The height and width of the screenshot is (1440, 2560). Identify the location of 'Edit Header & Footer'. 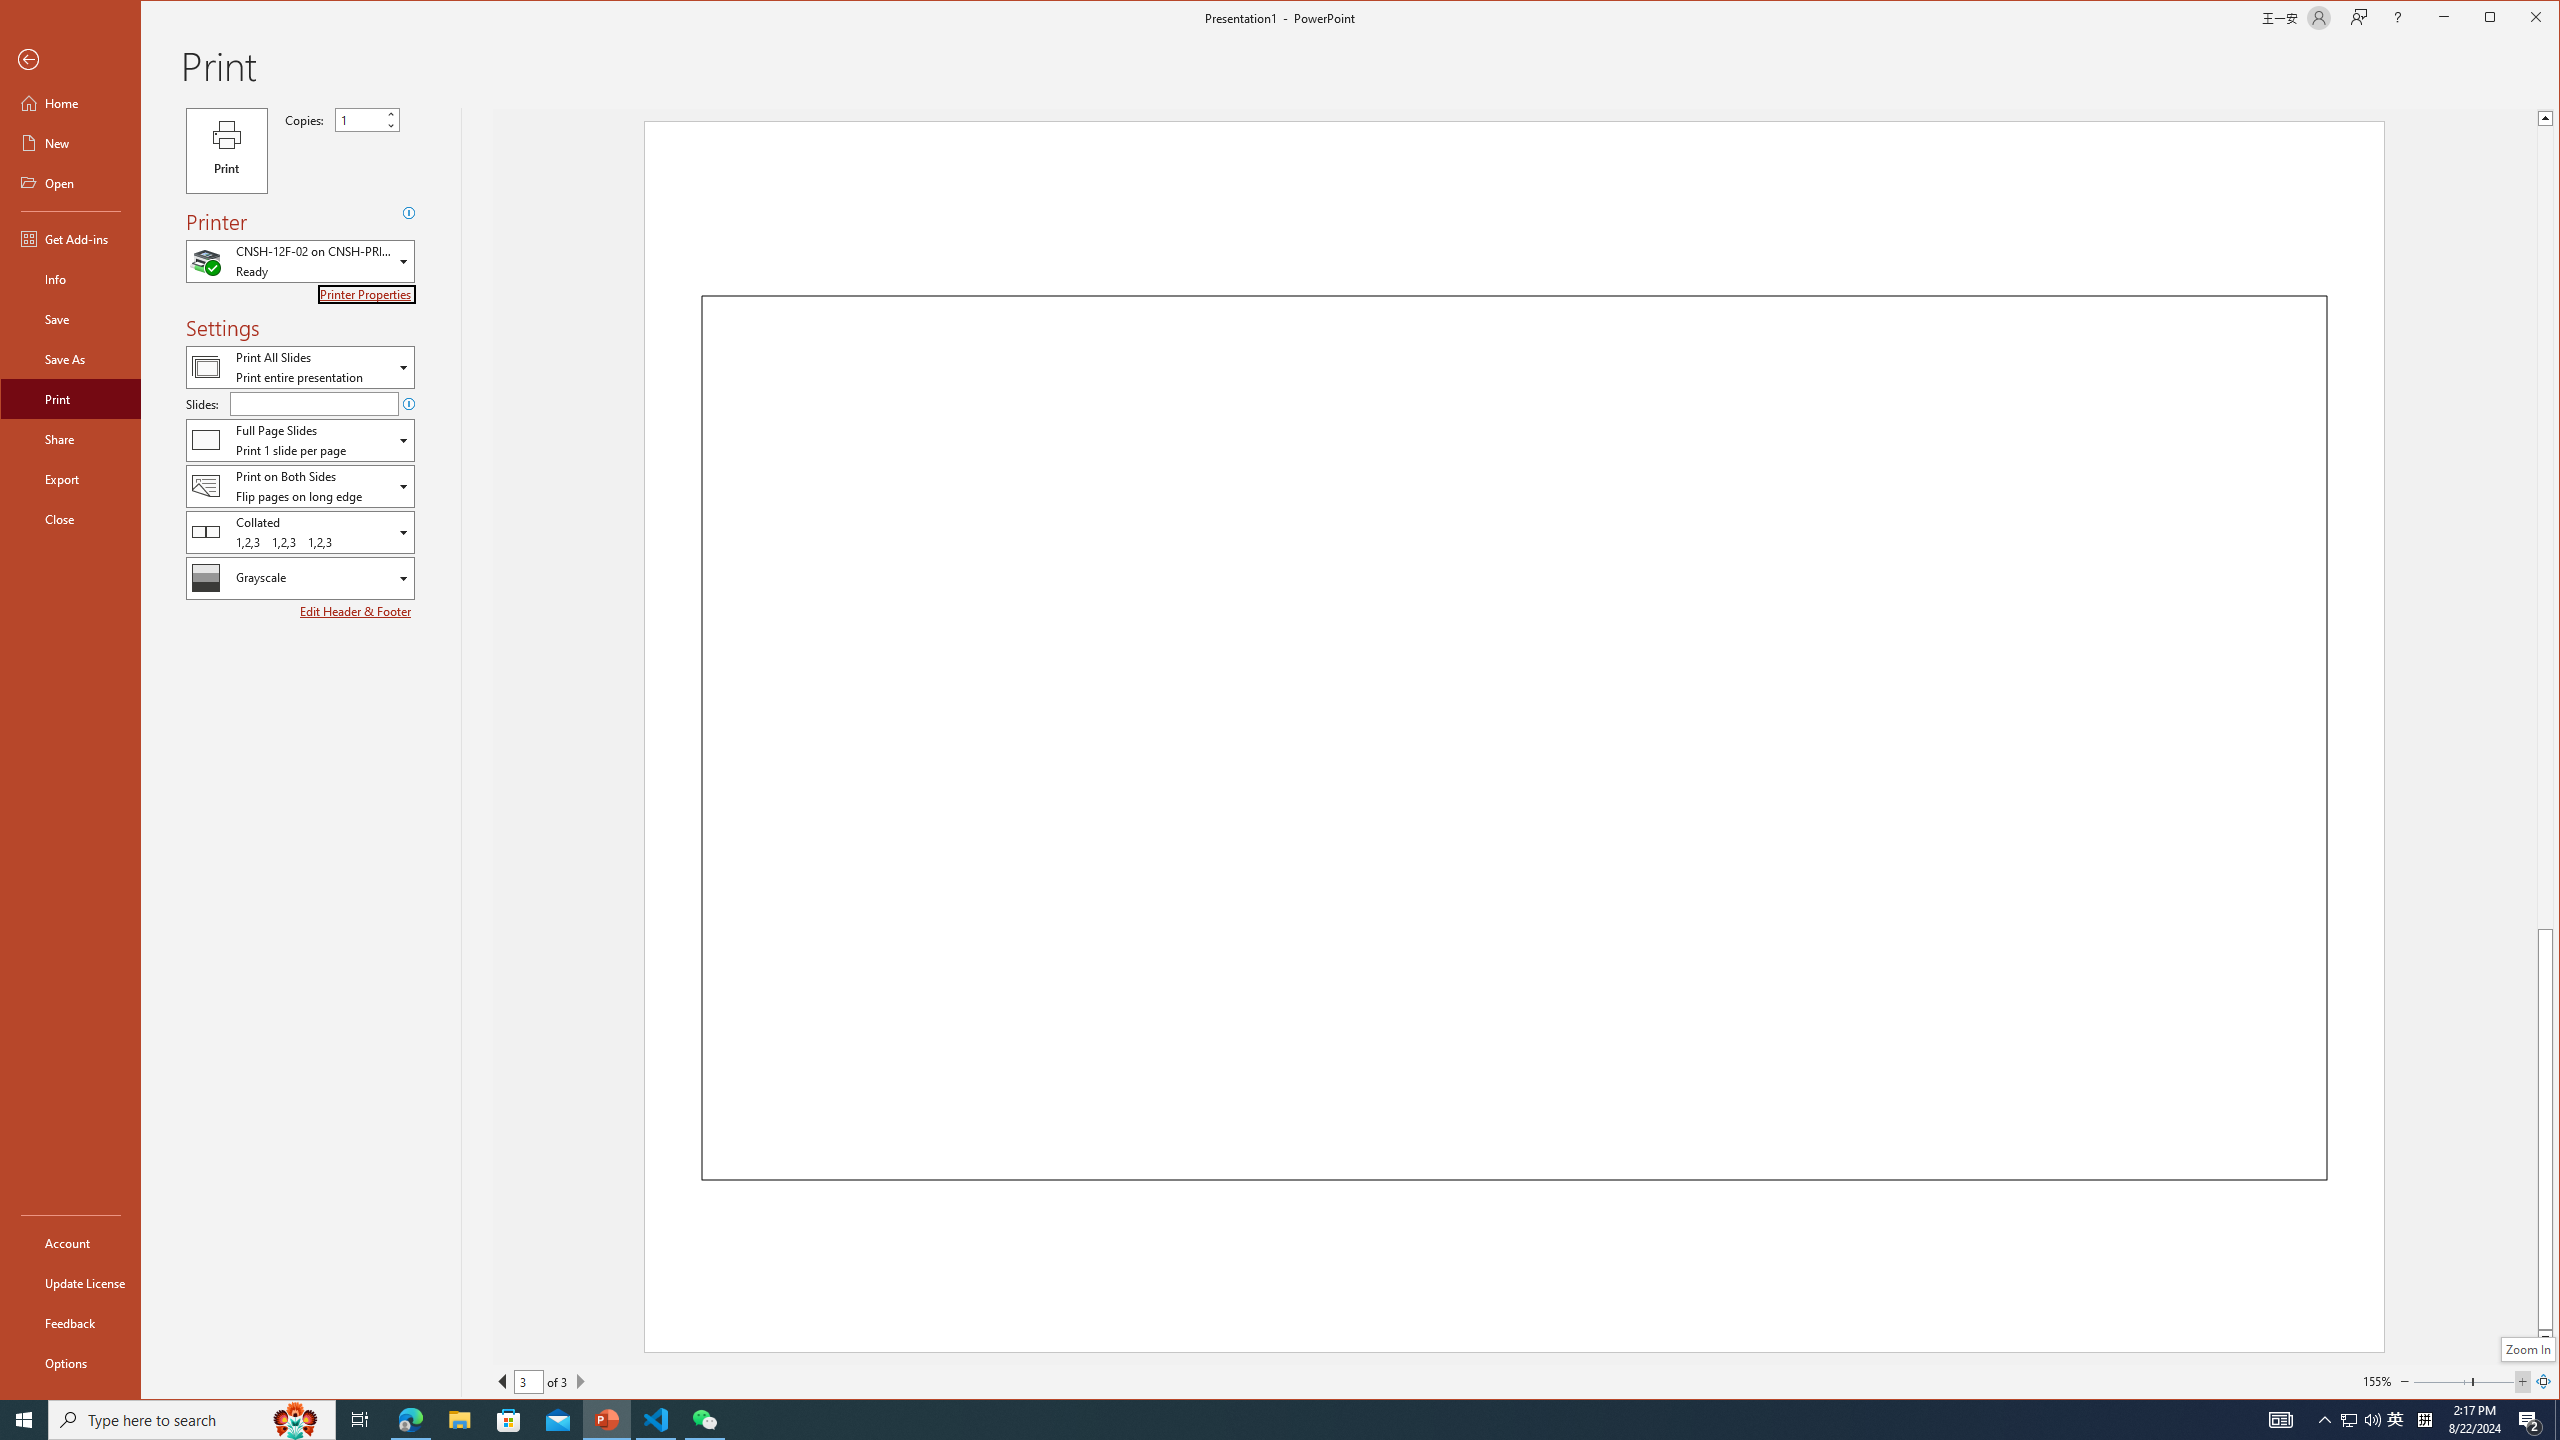
(356, 612).